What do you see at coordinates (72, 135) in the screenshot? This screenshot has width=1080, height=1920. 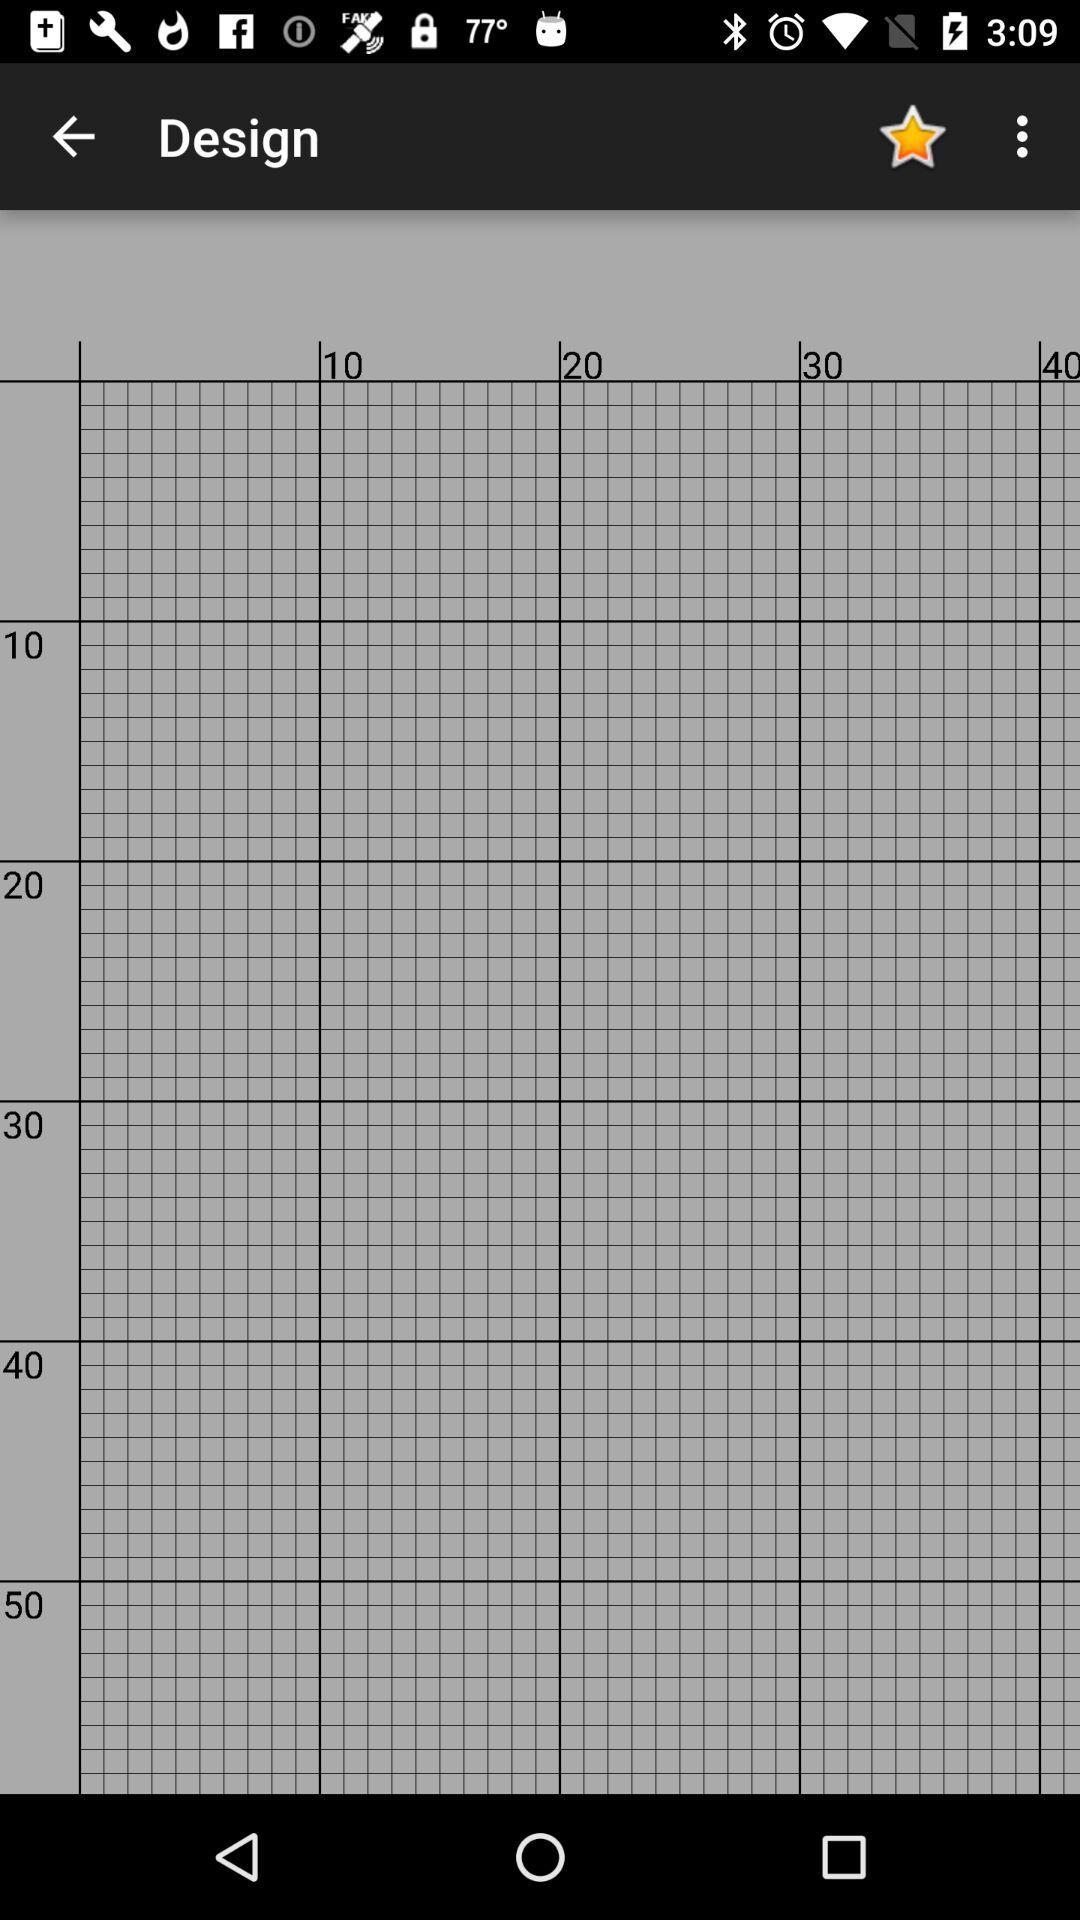 I see `icon next to the design icon` at bounding box center [72, 135].